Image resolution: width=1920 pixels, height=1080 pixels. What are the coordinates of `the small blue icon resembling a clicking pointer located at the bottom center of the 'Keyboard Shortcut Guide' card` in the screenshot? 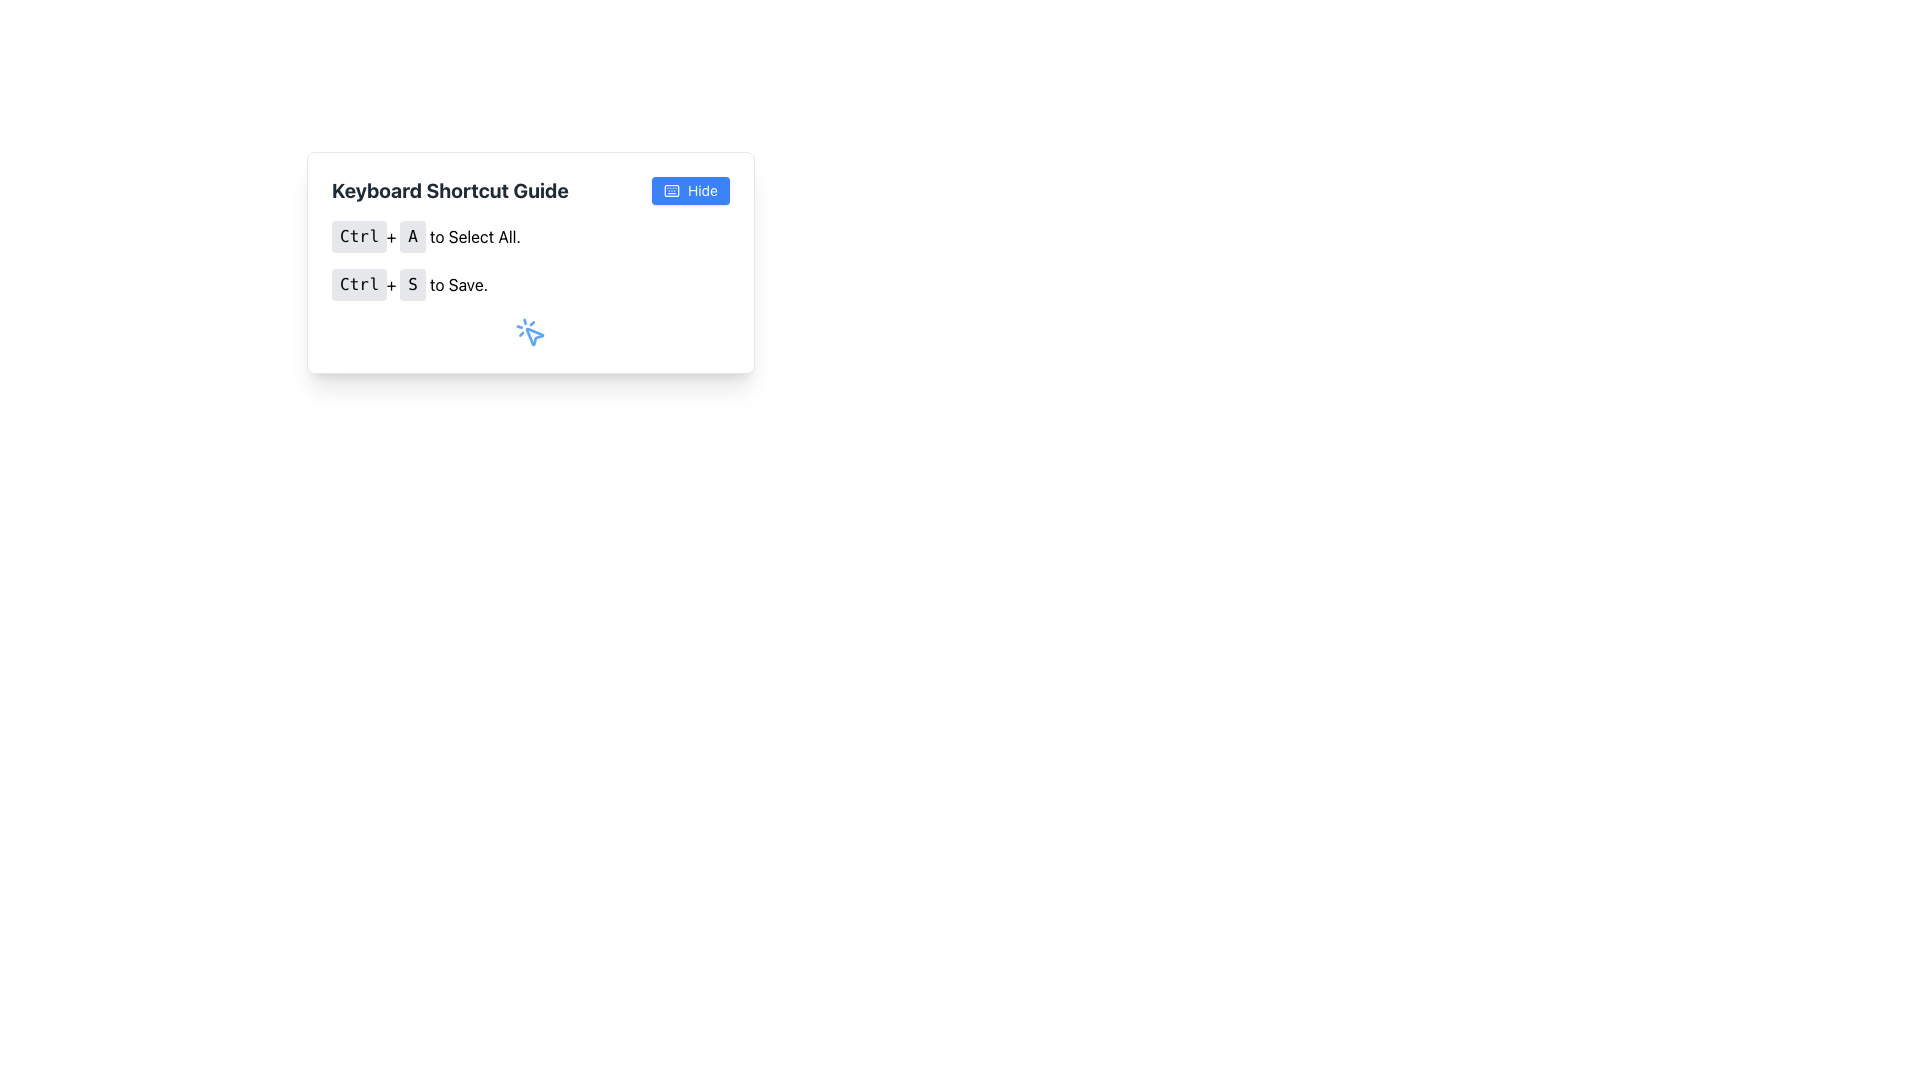 It's located at (531, 331).